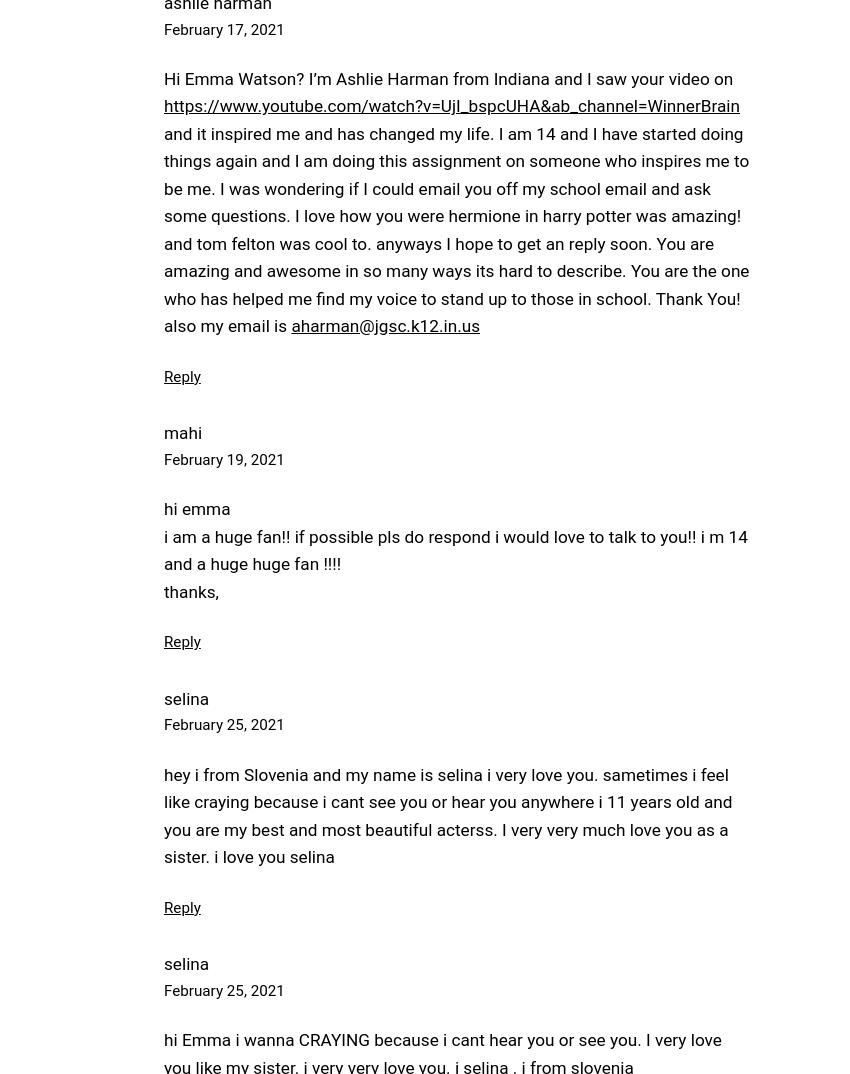 This screenshot has height=1074, width=850. What do you see at coordinates (223, 458) in the screenshot?
I see `'February 19, 2021'` at bounding box center [223, 458].